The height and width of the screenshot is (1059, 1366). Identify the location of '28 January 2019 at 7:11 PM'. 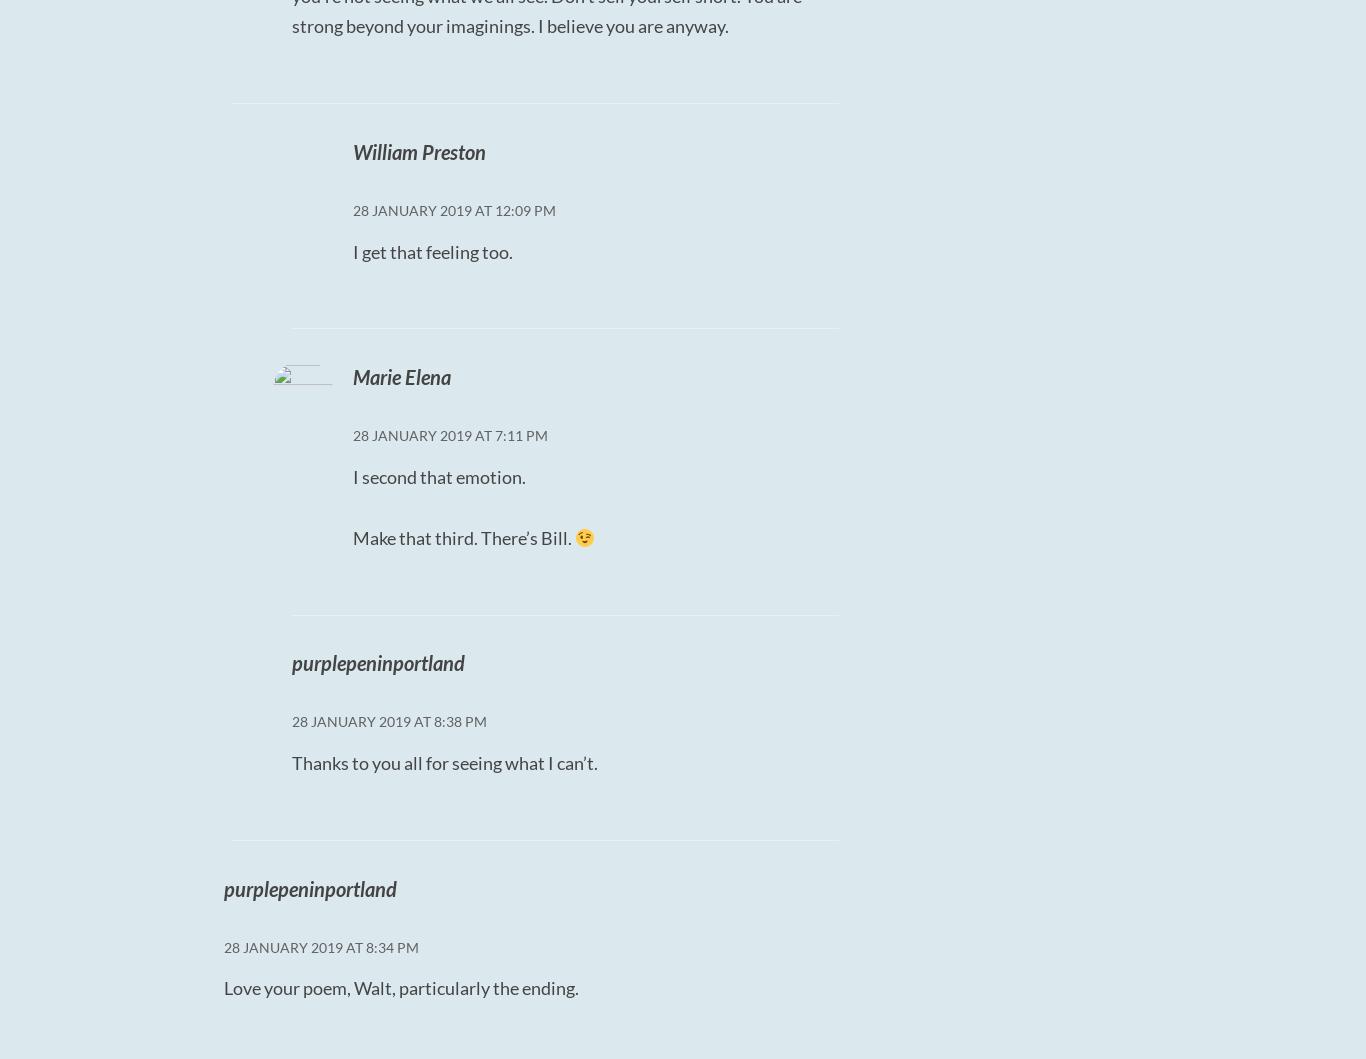
(448, 434).